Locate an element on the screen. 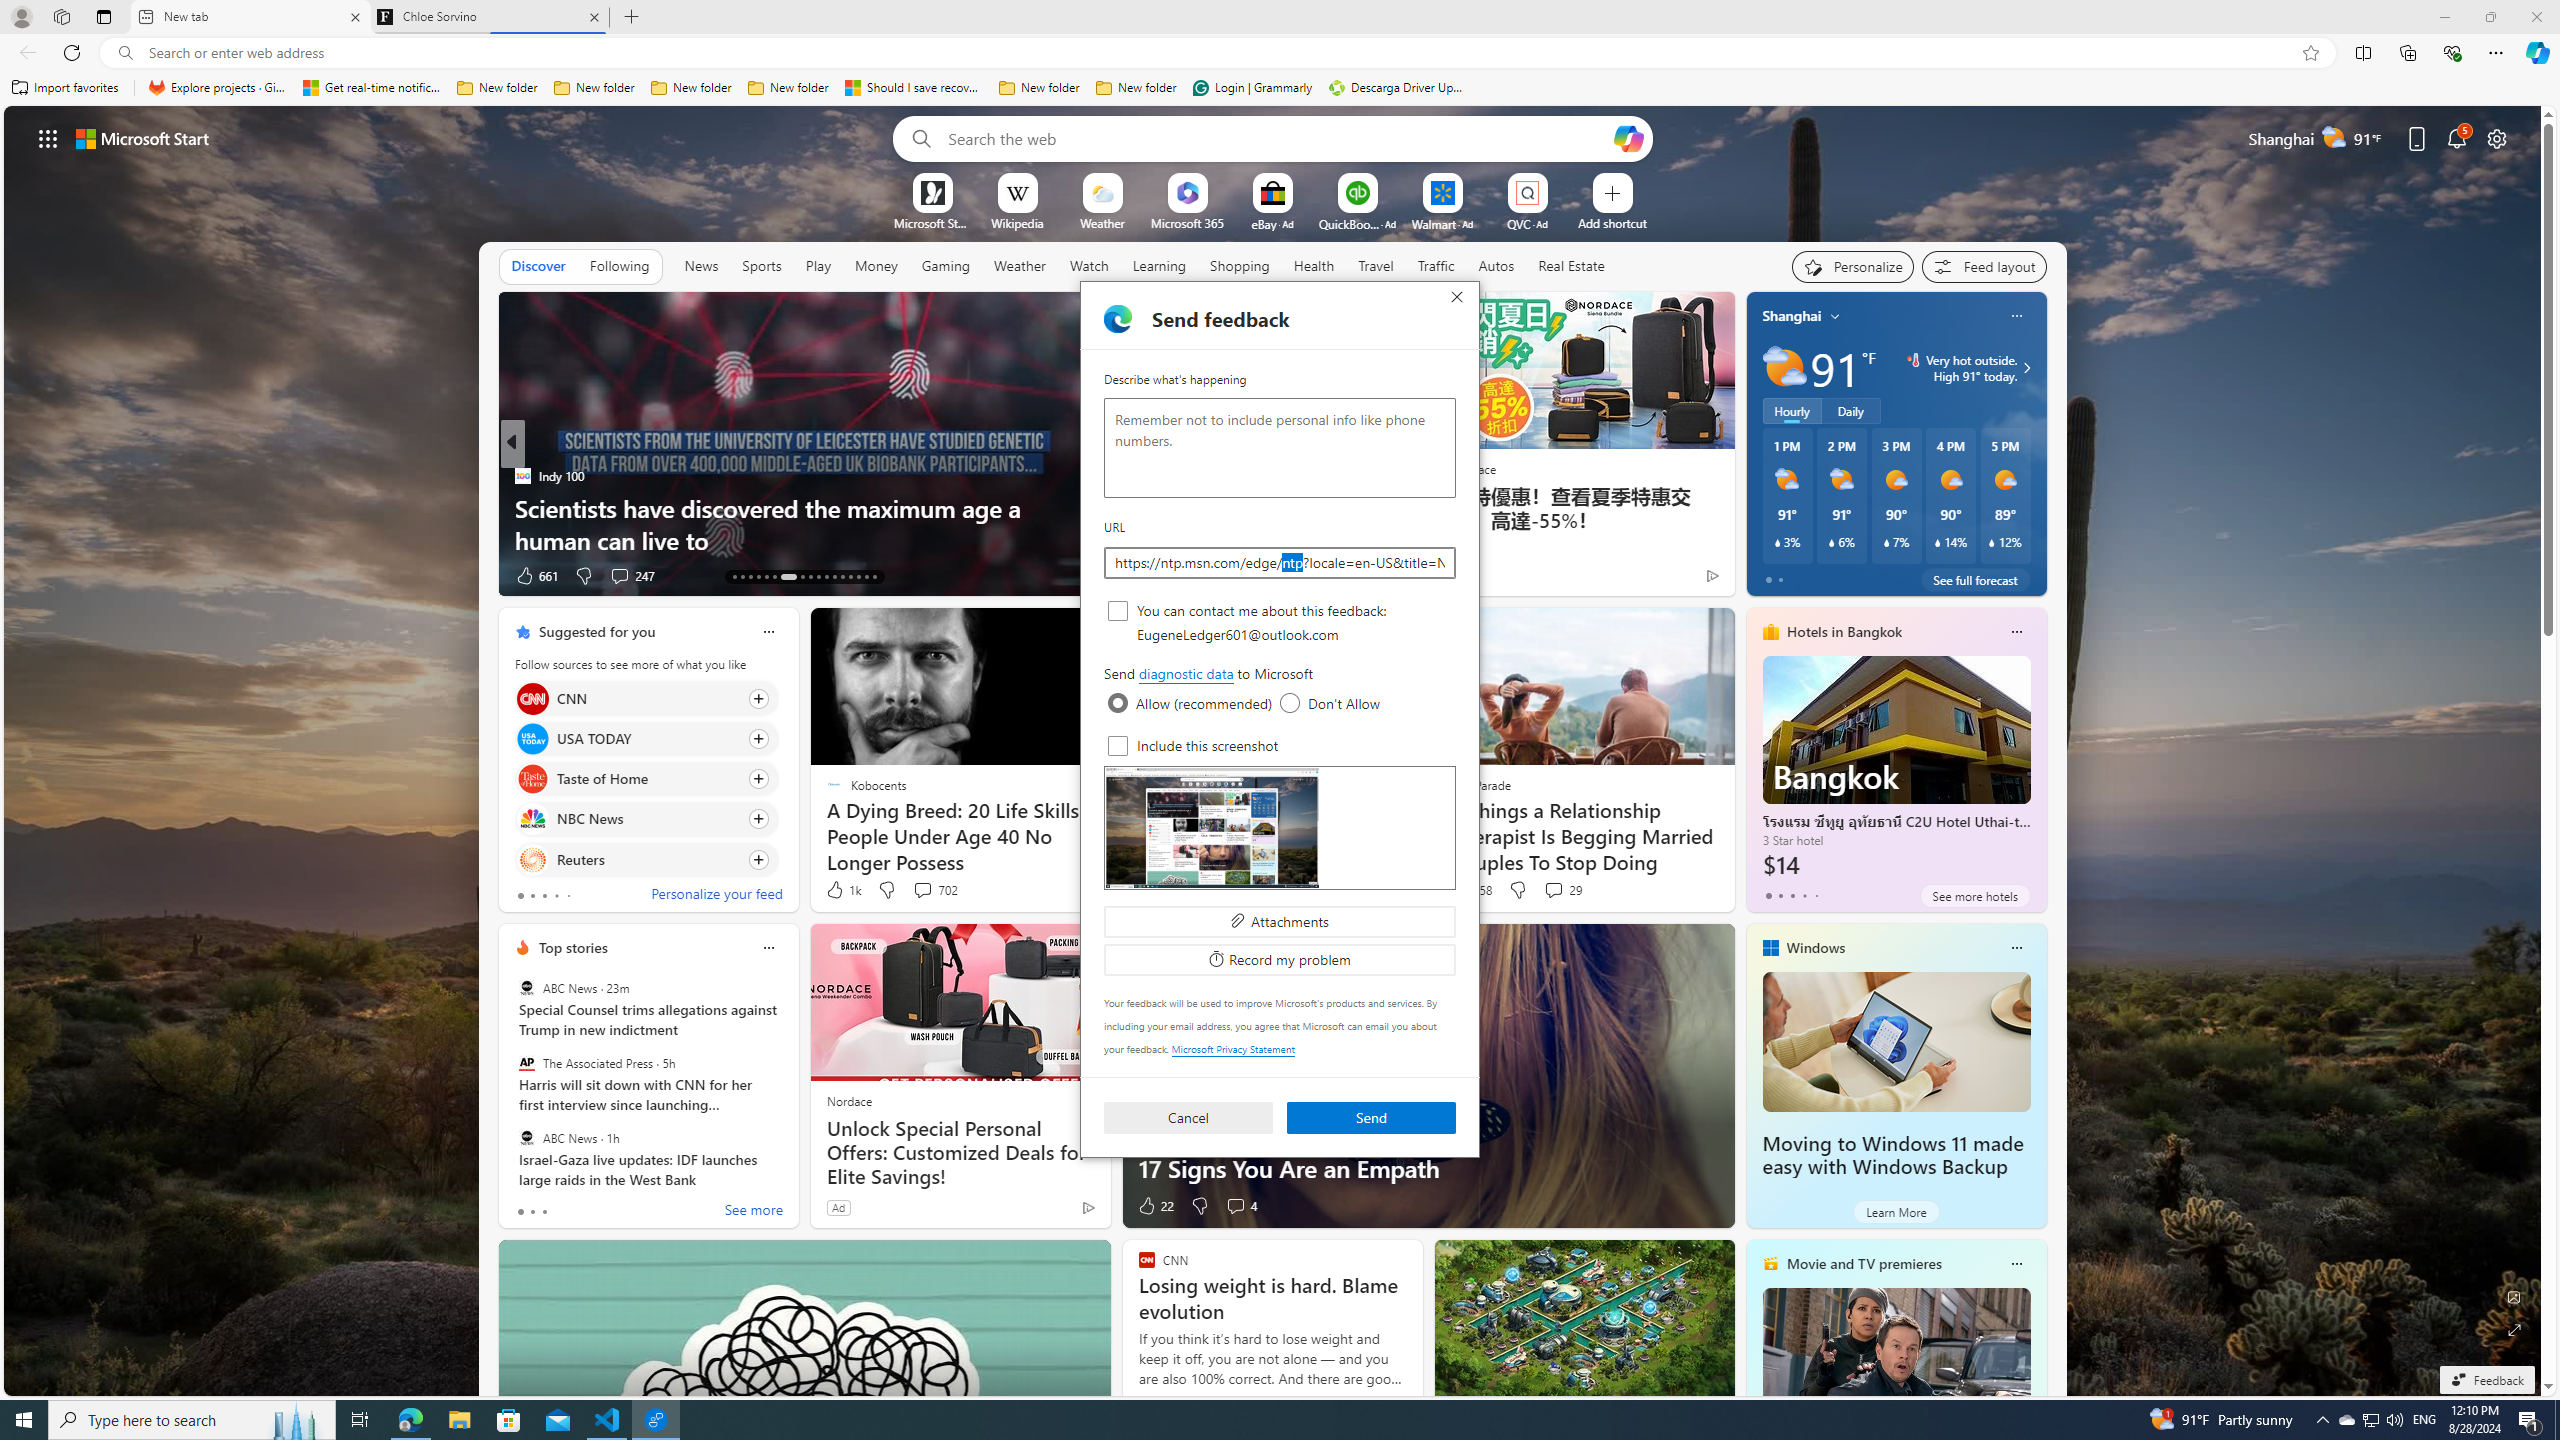 Image resolution: width=2560 pixels, height=1440 pixels. 'Microsoft Start Gaming' is located at coordinates (930, 222).